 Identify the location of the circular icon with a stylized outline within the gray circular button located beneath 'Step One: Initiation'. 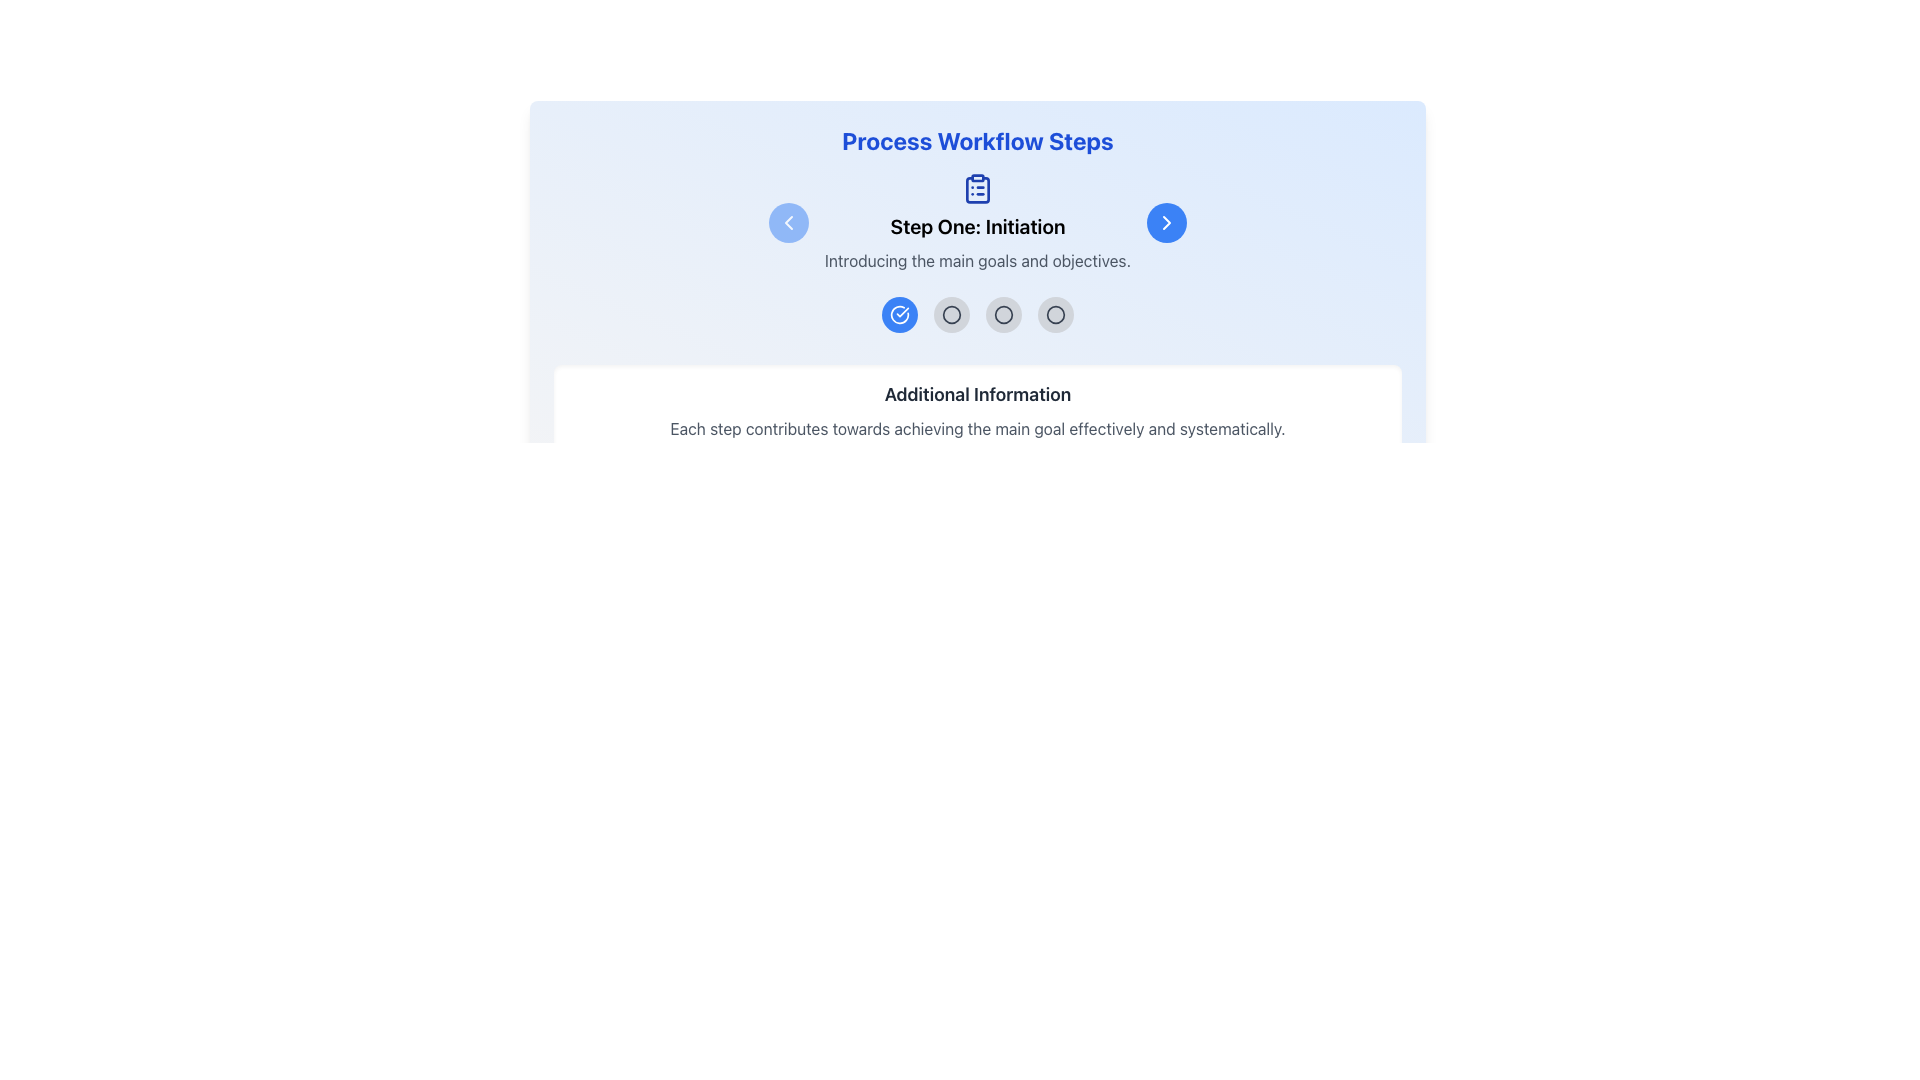
(1055, 315).